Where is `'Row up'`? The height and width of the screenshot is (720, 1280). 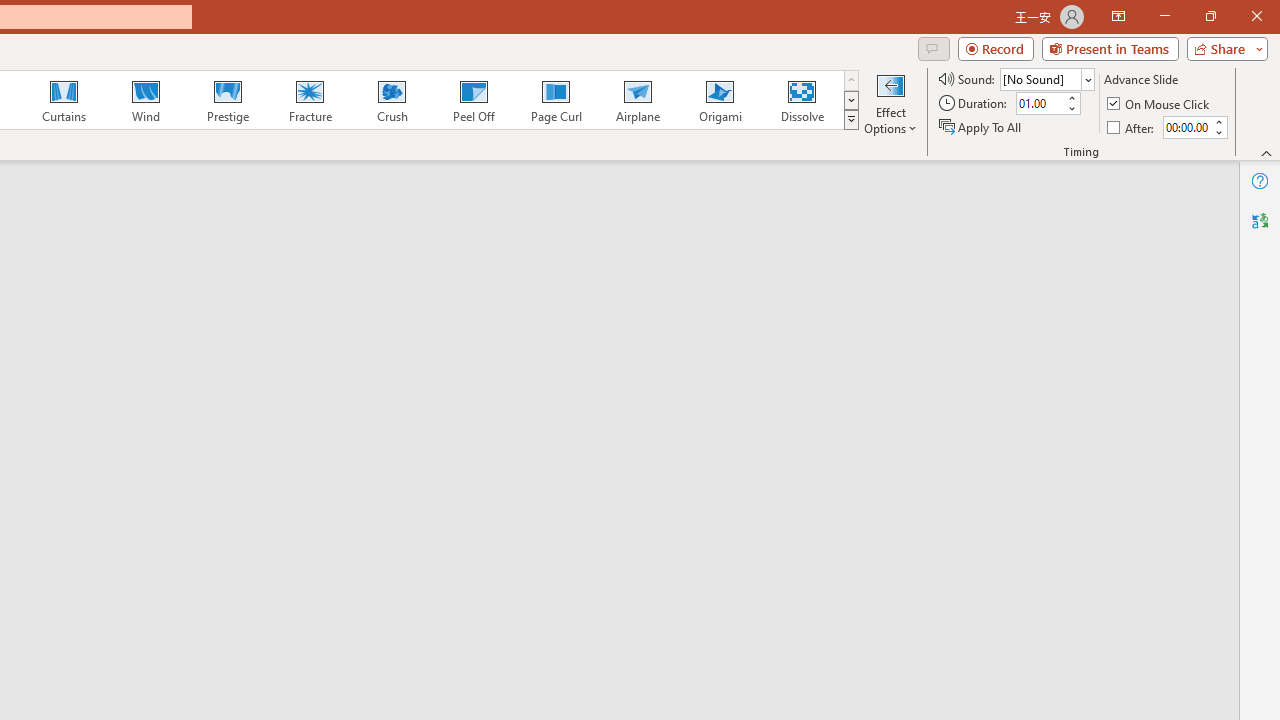 'Row up' is located at coordinates (851, 79).